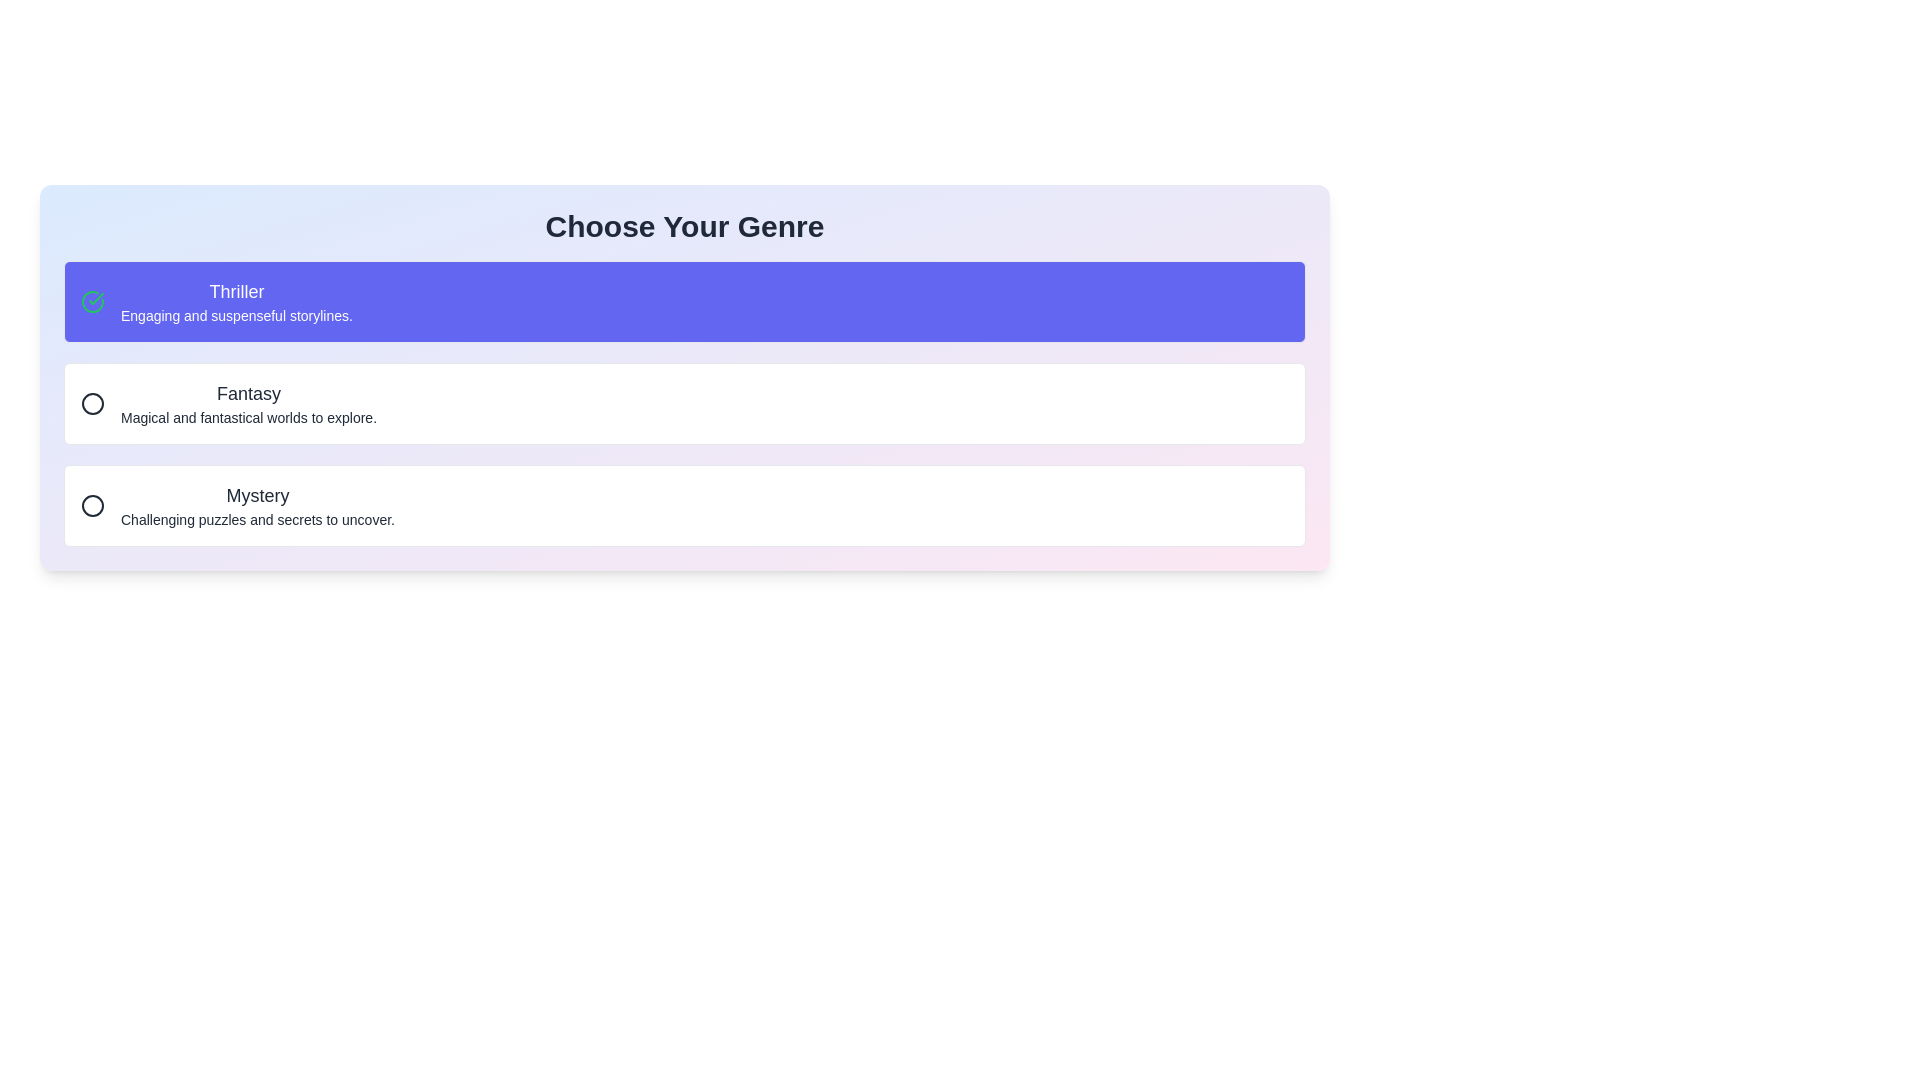 The width and height of the screenshot is (1920, 1080). What do you see at coordinates (236, 315) in the screenshot?
I see `text label displaying 'Engaging and suspenseful storylines.' which is located beneath the header 'Thriller' within a purple-highlighted rectangular section` at bounding box center [236, 315].